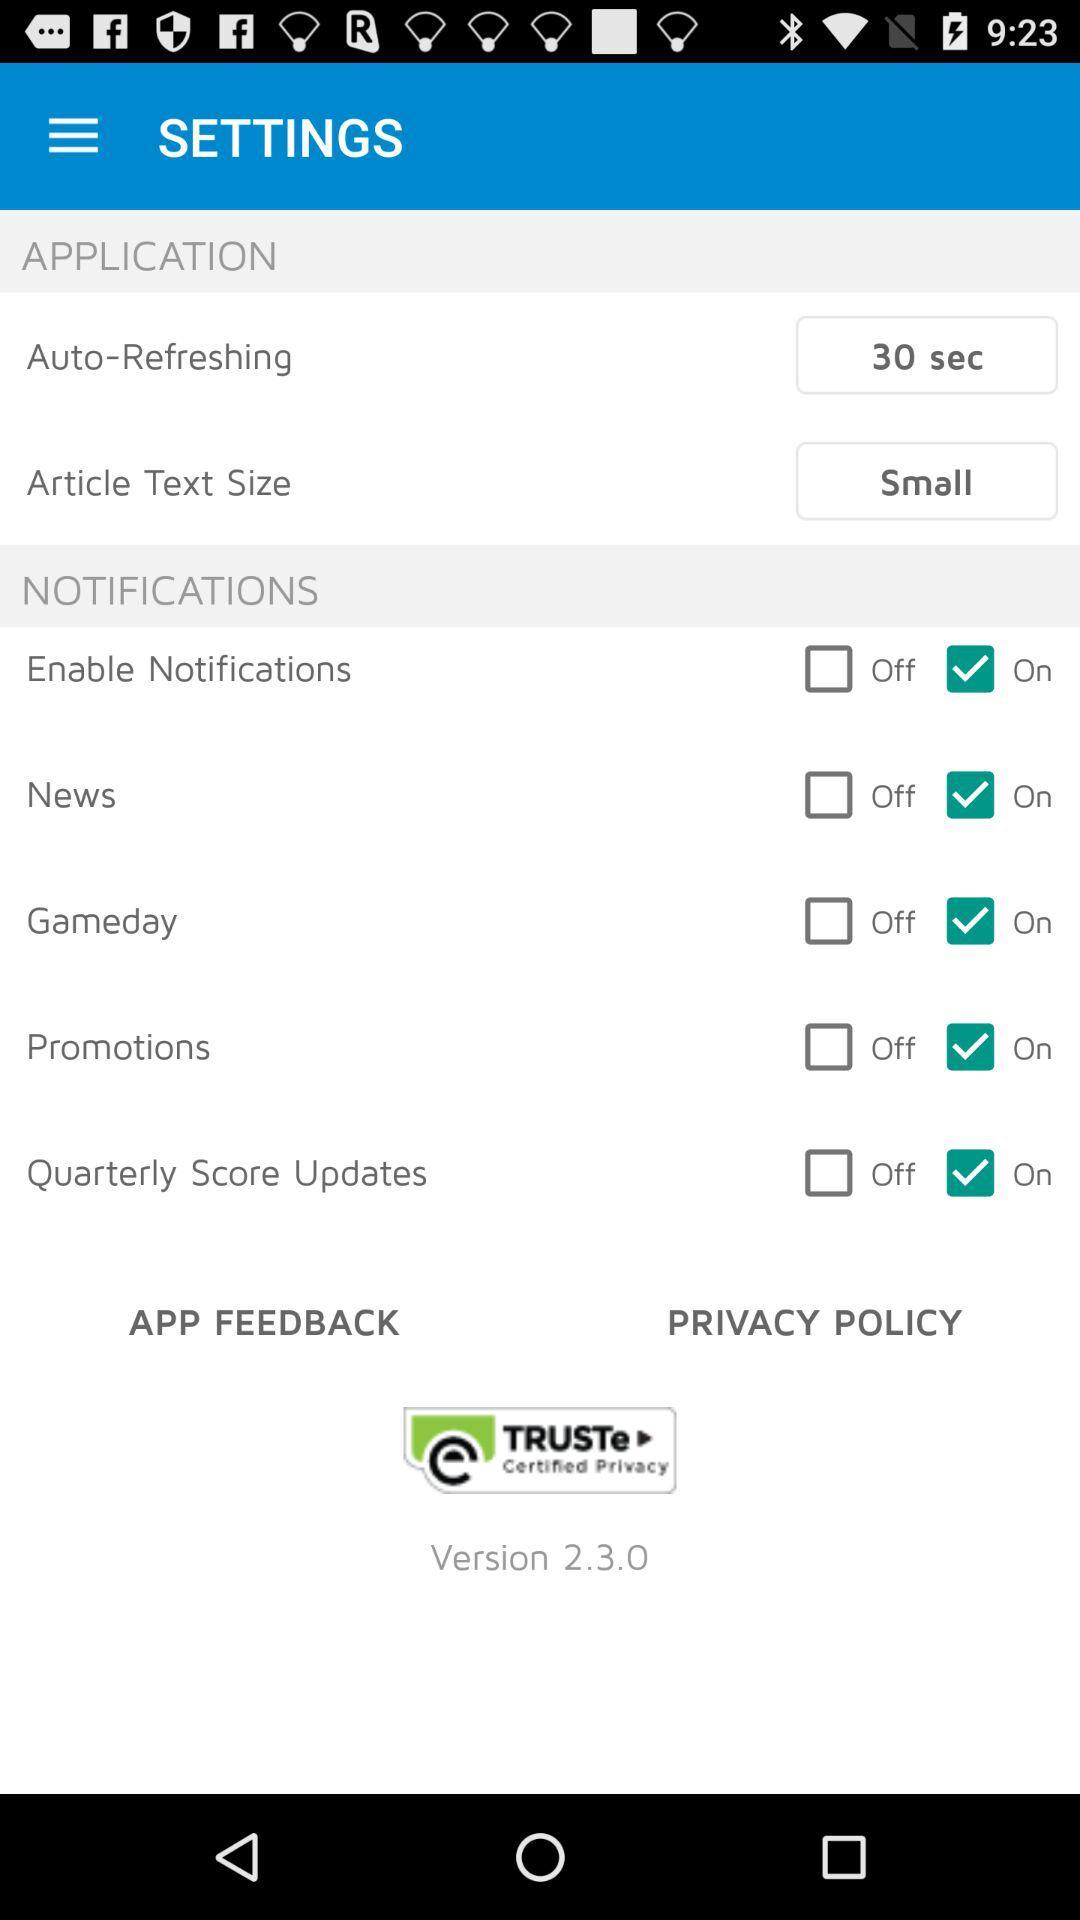 This screenshot has width=1080, height=1920. Describe the element at coordinates (540, 1450) in the screenshot. I see `this a trustcertificate privacy` at that location.